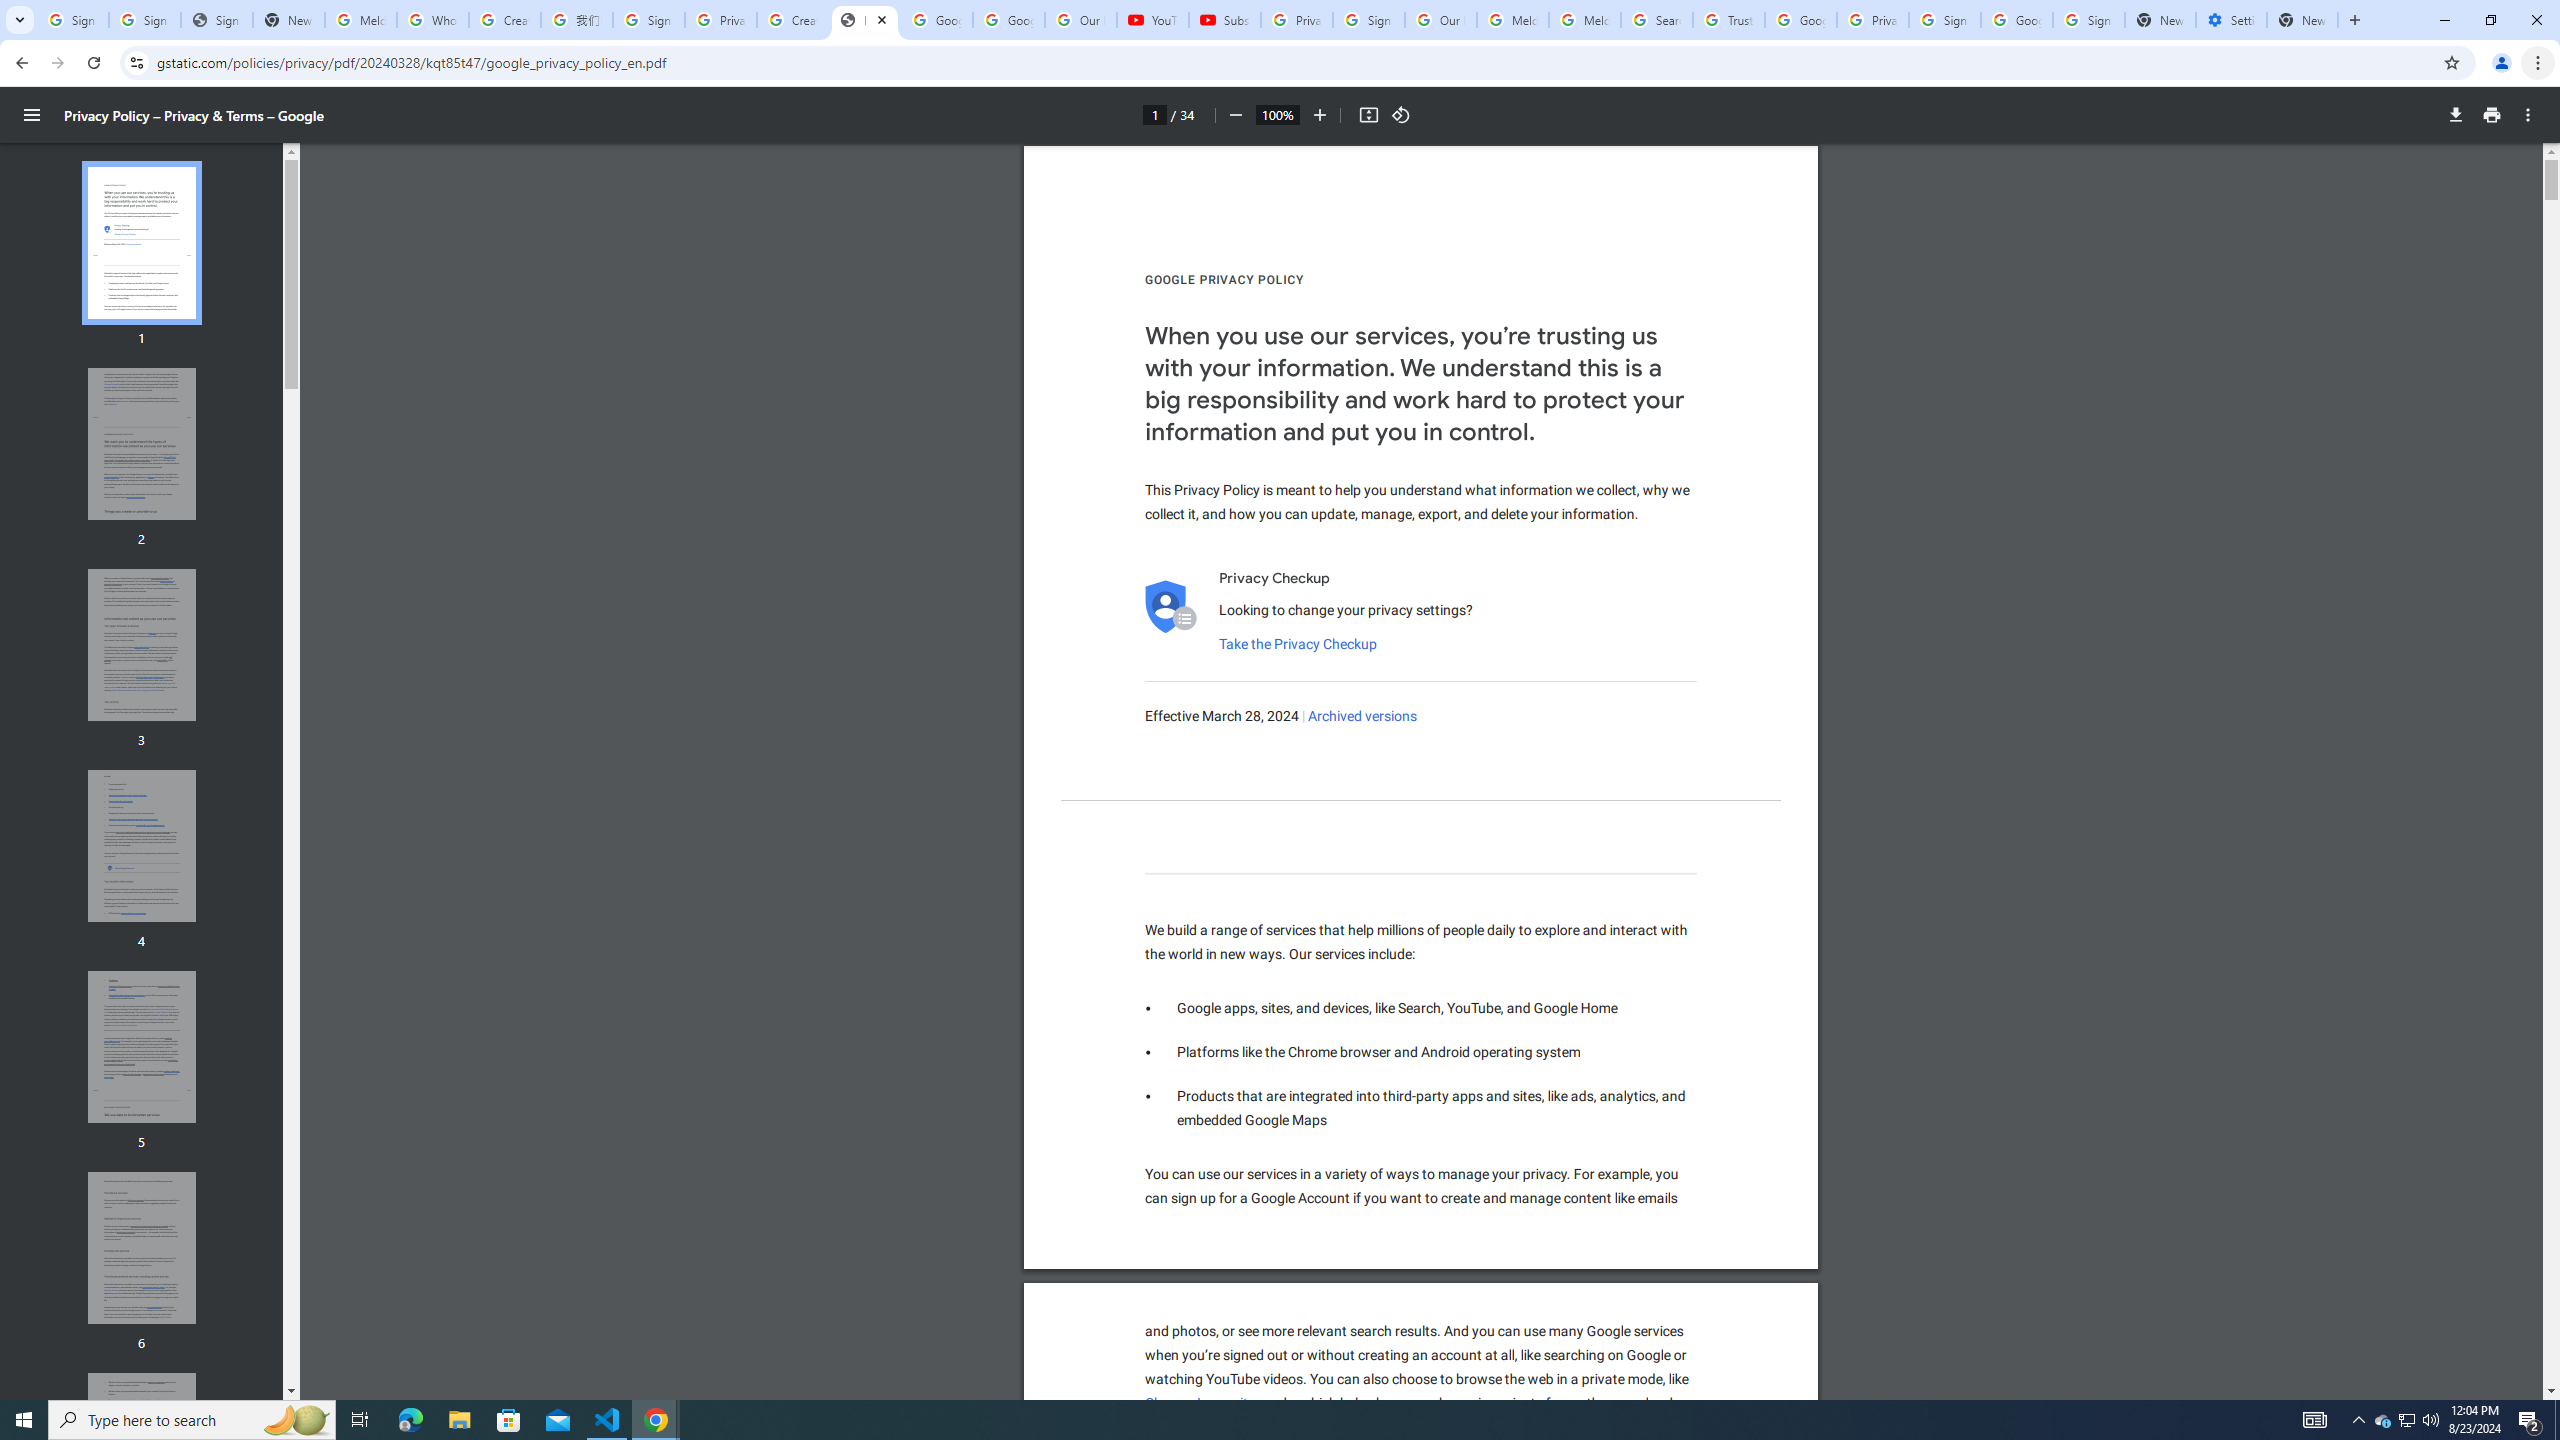  I want to click on 'Zoom in', so click(1318, 114).